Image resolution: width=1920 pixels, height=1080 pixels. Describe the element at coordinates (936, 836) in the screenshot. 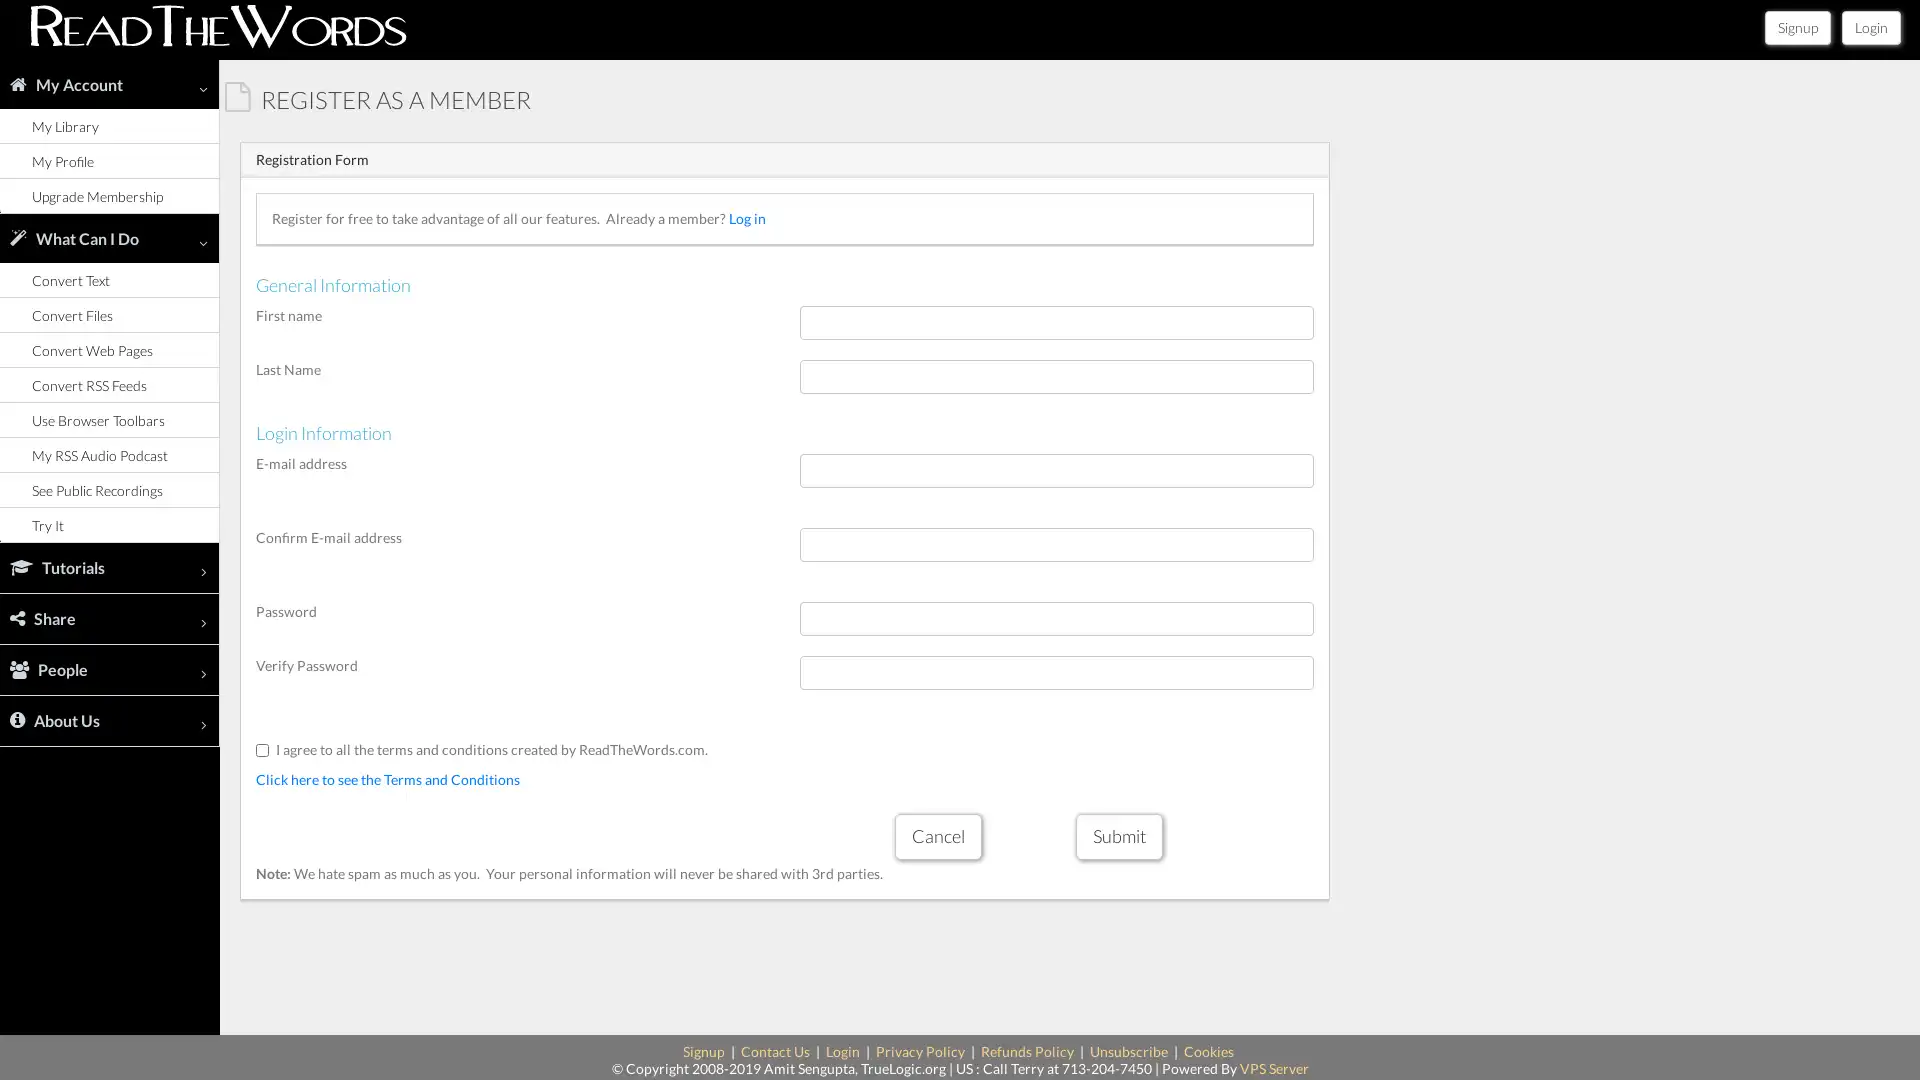

I see `Cancel` at that location.